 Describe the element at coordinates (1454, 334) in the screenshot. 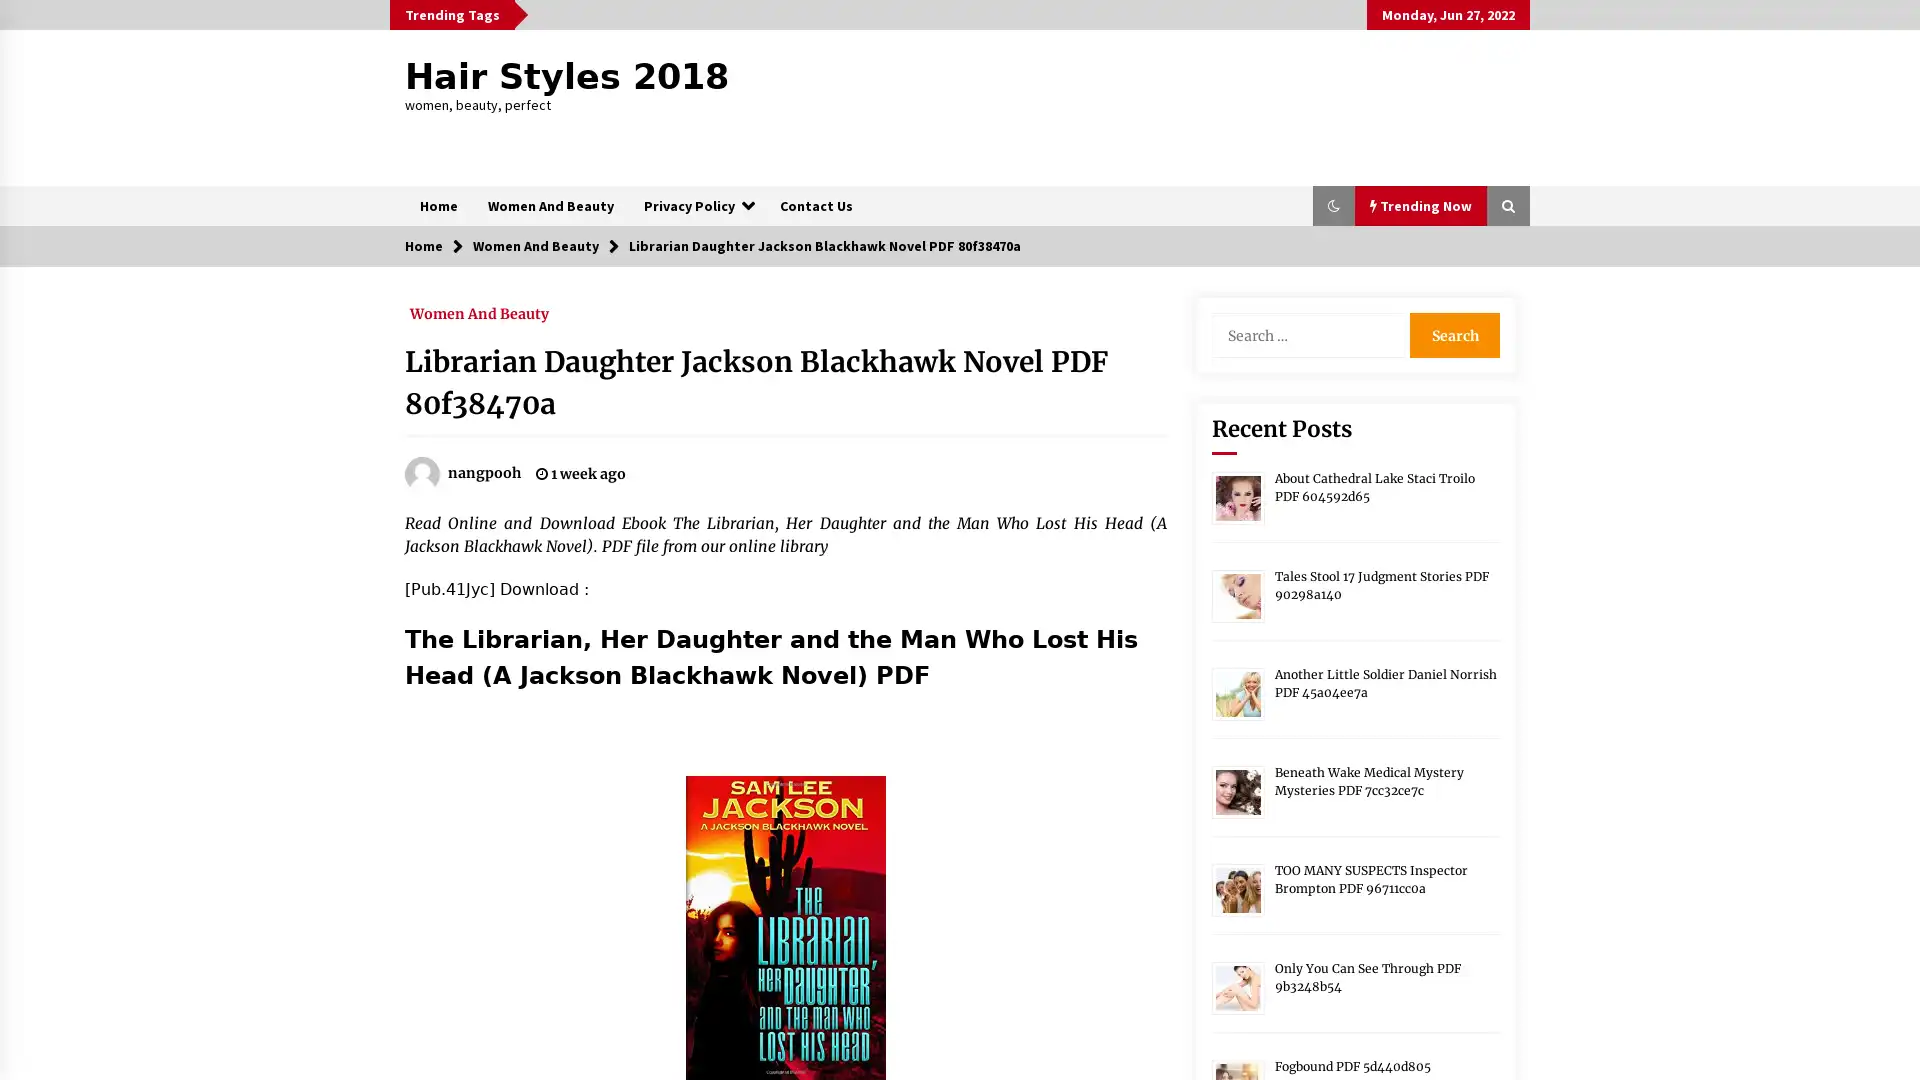

I see `Search` at that location.